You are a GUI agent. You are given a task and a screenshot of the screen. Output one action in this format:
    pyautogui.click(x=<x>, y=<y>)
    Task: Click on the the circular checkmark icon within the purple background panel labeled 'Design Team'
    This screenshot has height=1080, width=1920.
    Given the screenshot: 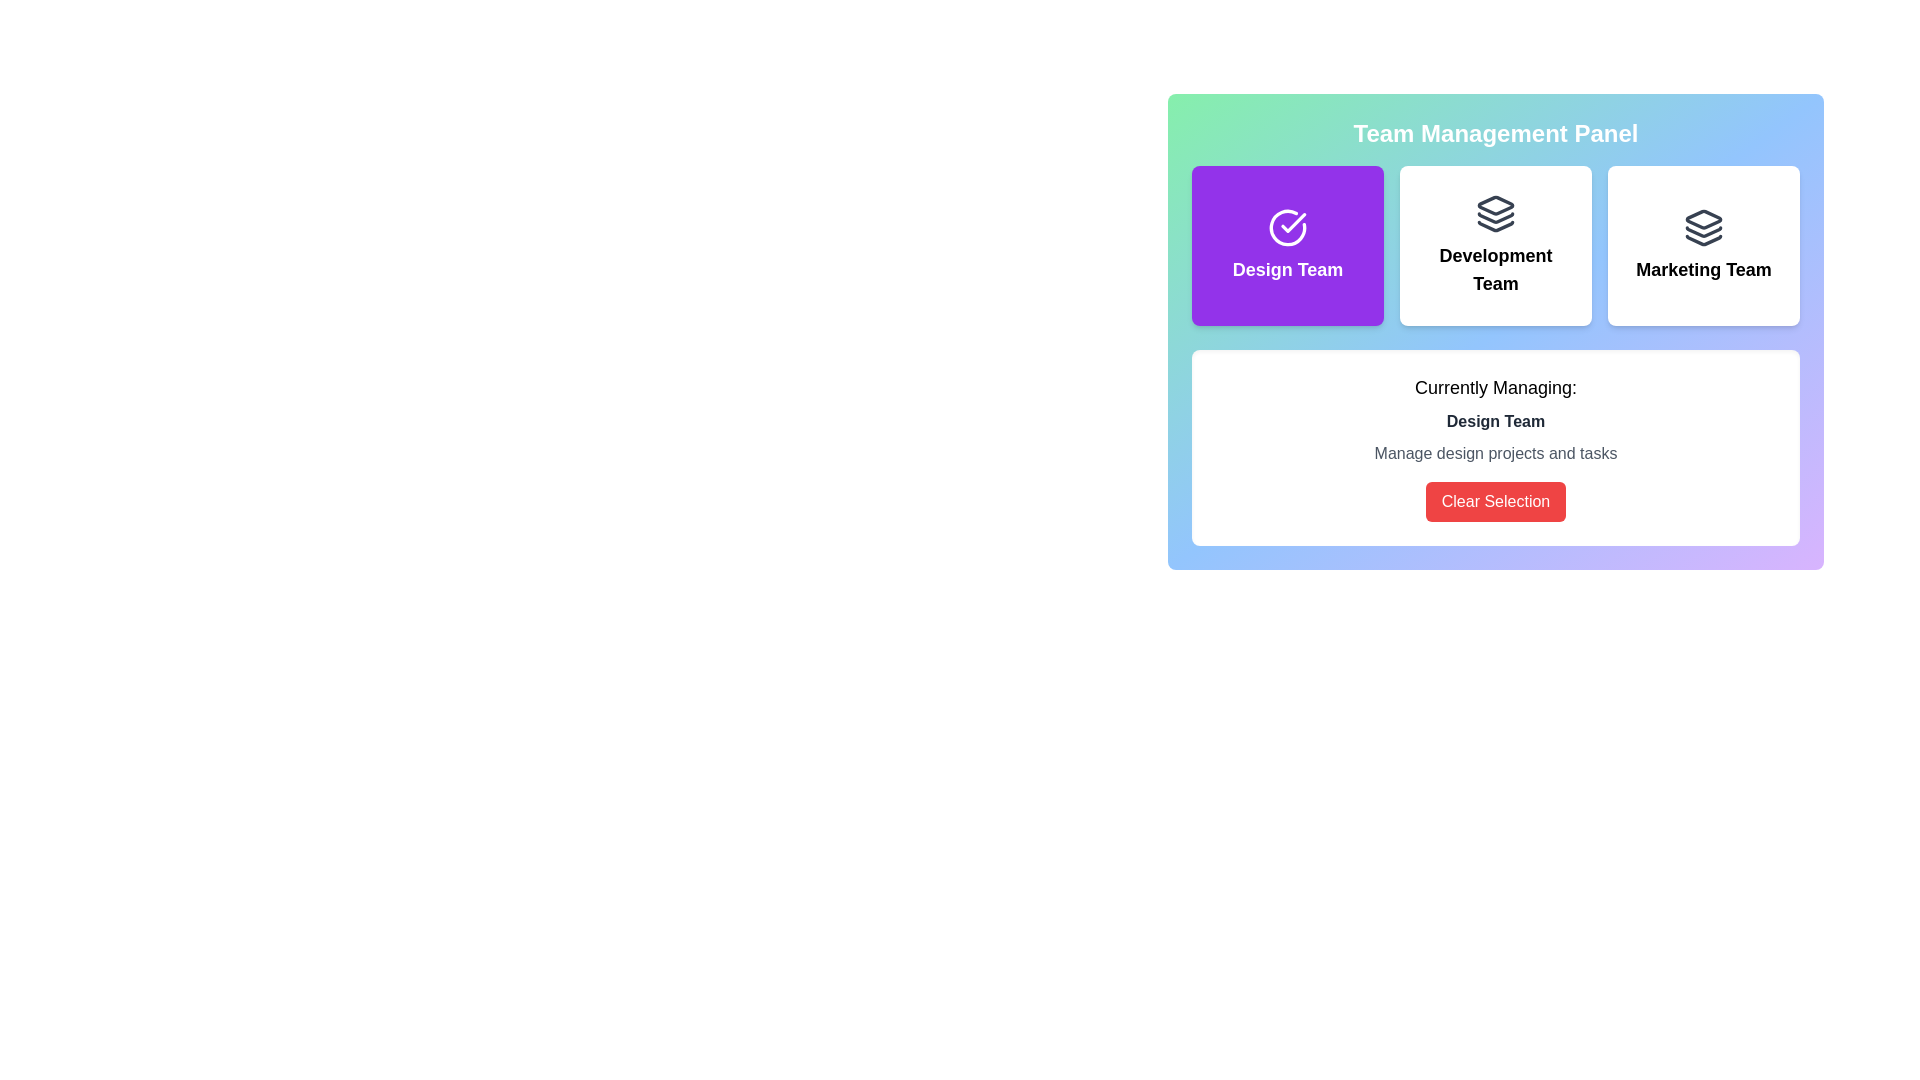 What is the action you would take?
    pyautogui.click(x=1287, y=226)
    